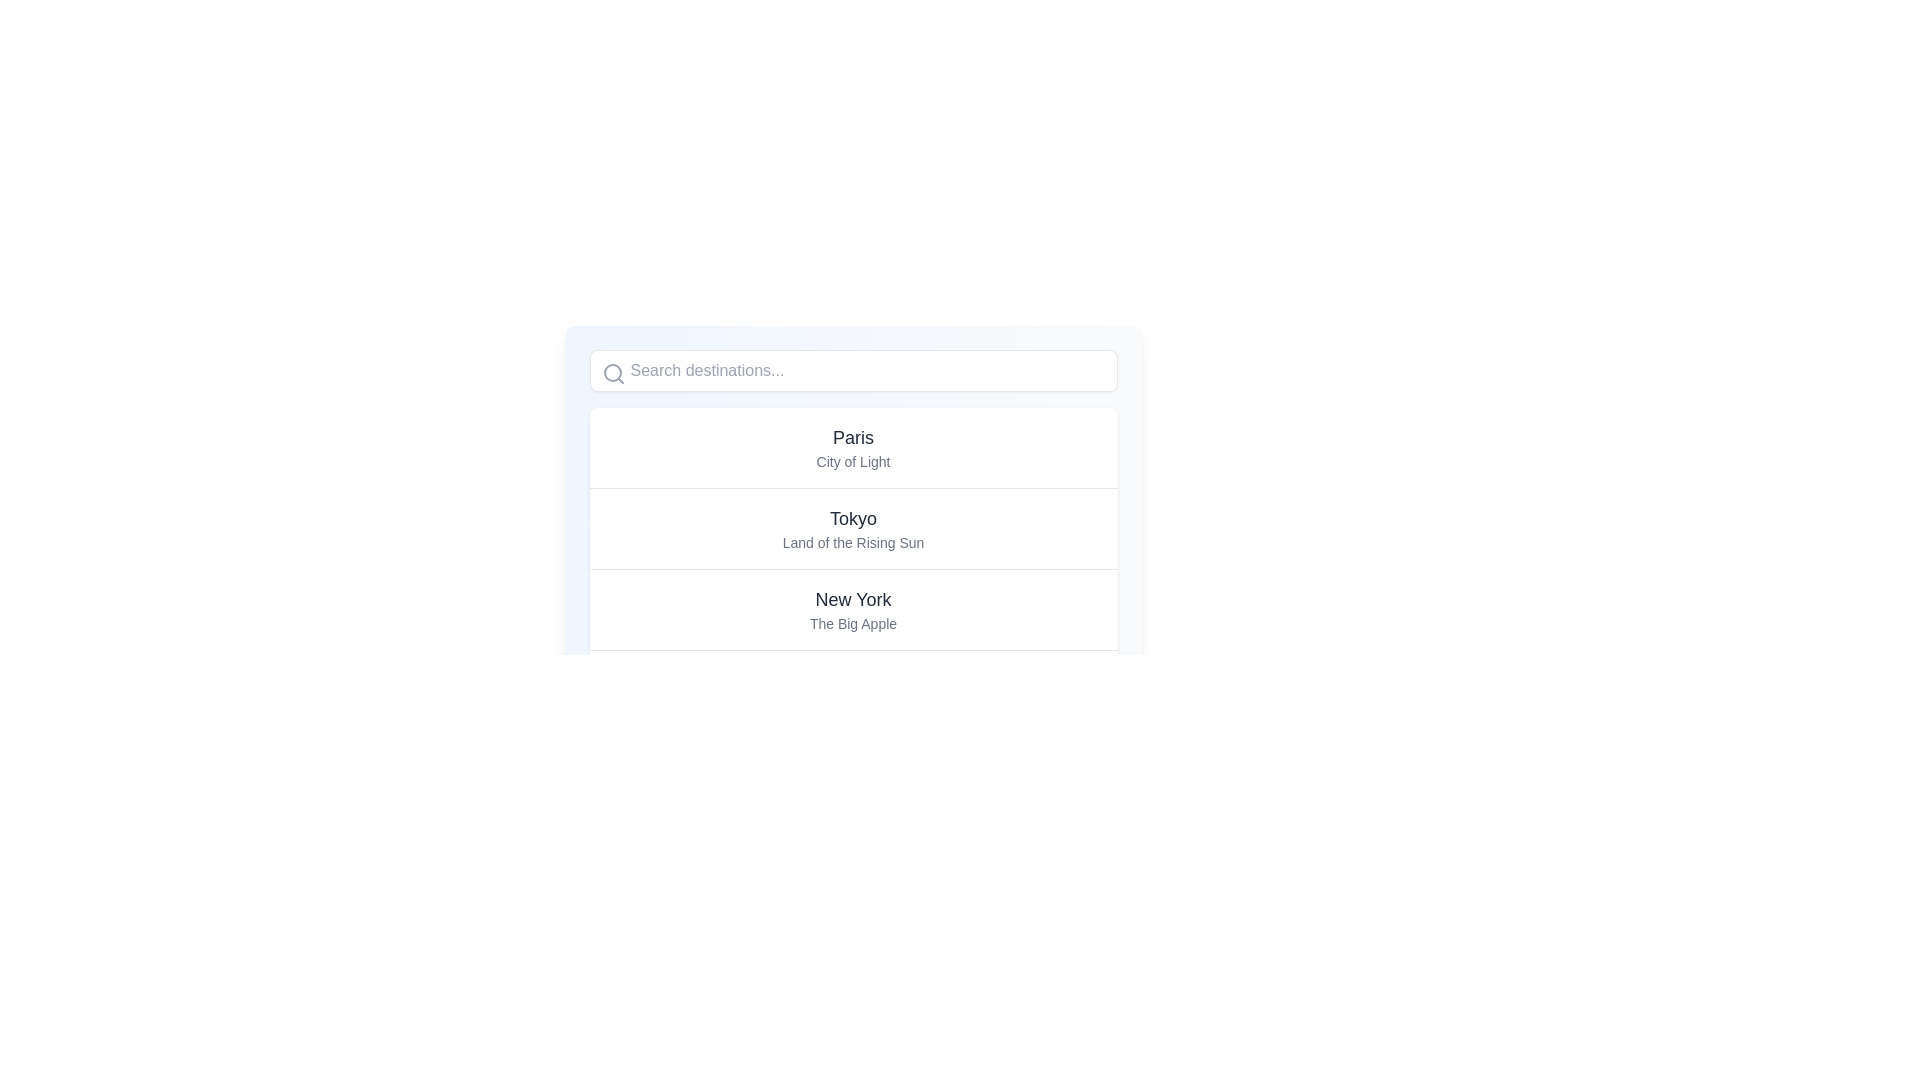 This screenshot has width=1920, height=1080. What do you see at coordinates (853, 608) in the screenshot?
I see `to select the destination 'New York', which is the third item in a vertically-stacked list of destinations, featuring bold text on a white background` at bounding box center [853, 608].